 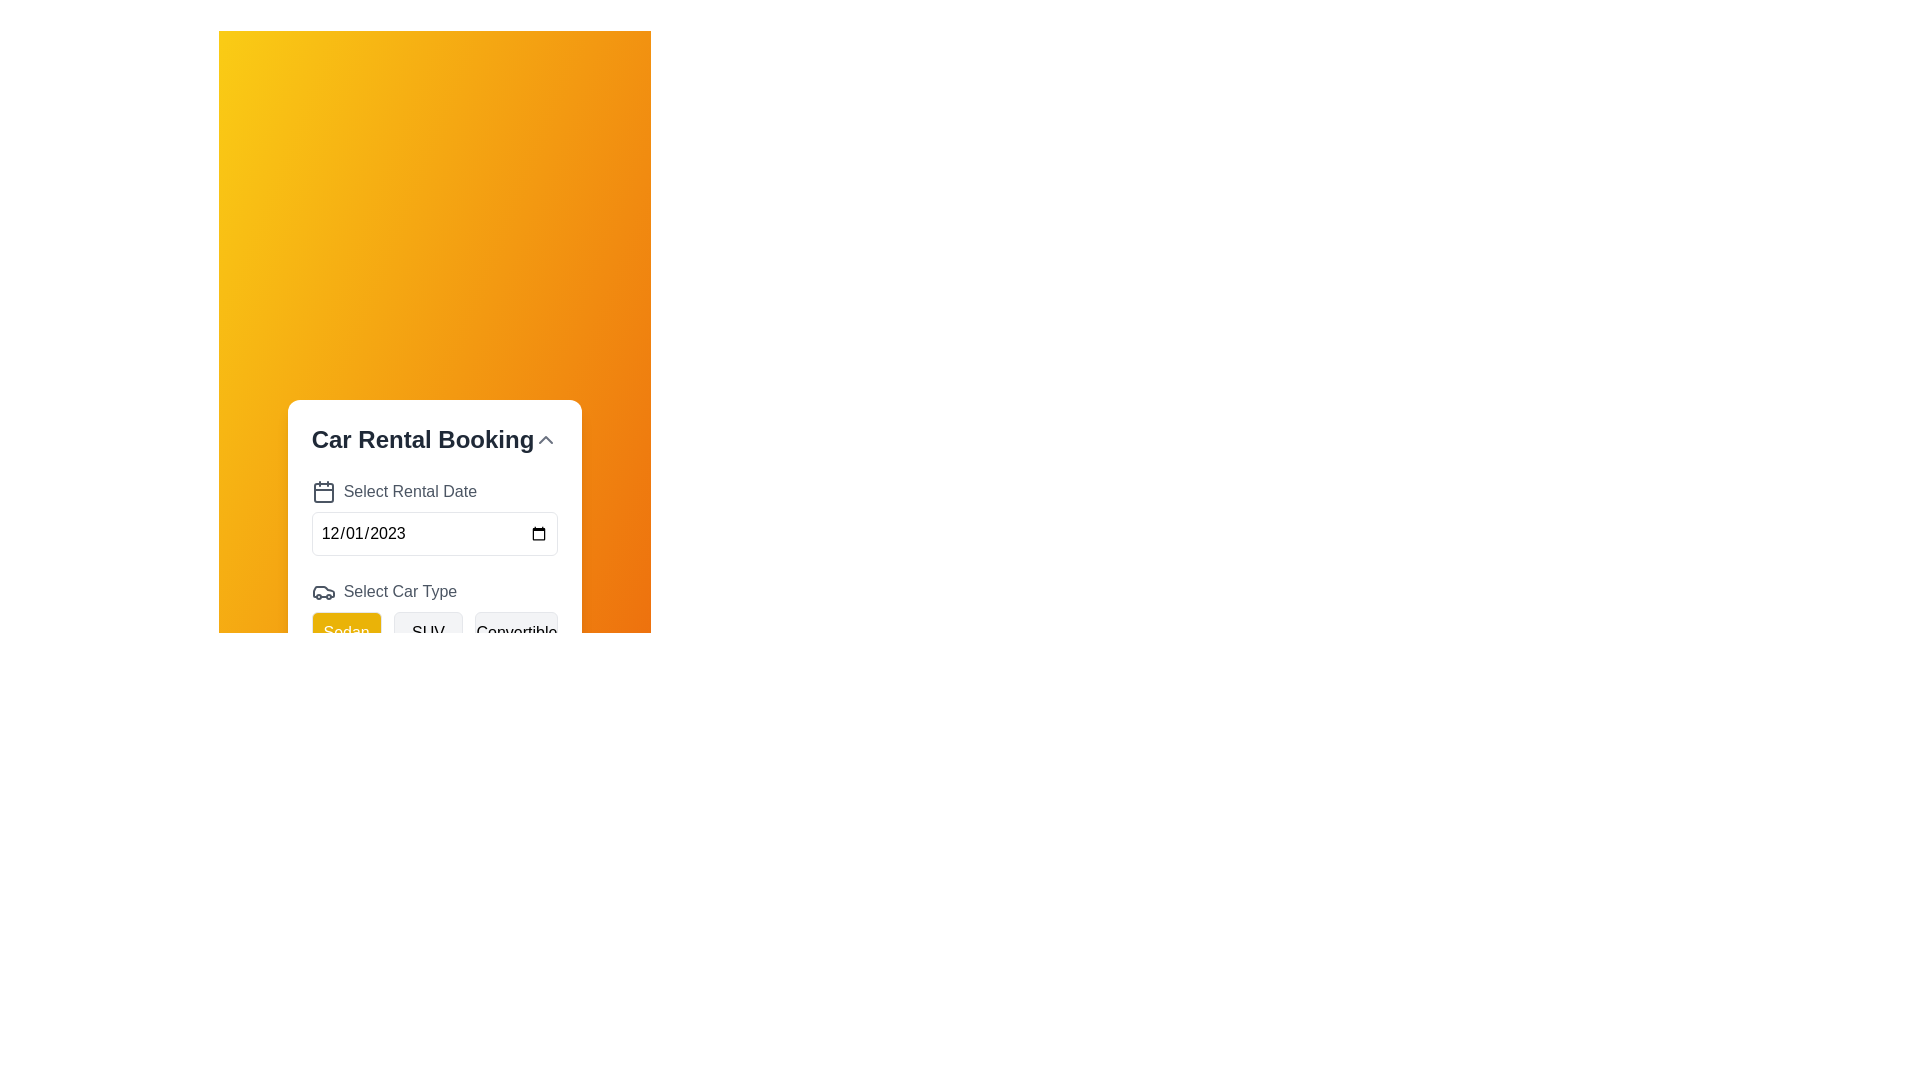 I want to click on the text label indicating the main topic of renting cars, which is located at the top of a white card in the center of the interface, so click(x=421, y=438).